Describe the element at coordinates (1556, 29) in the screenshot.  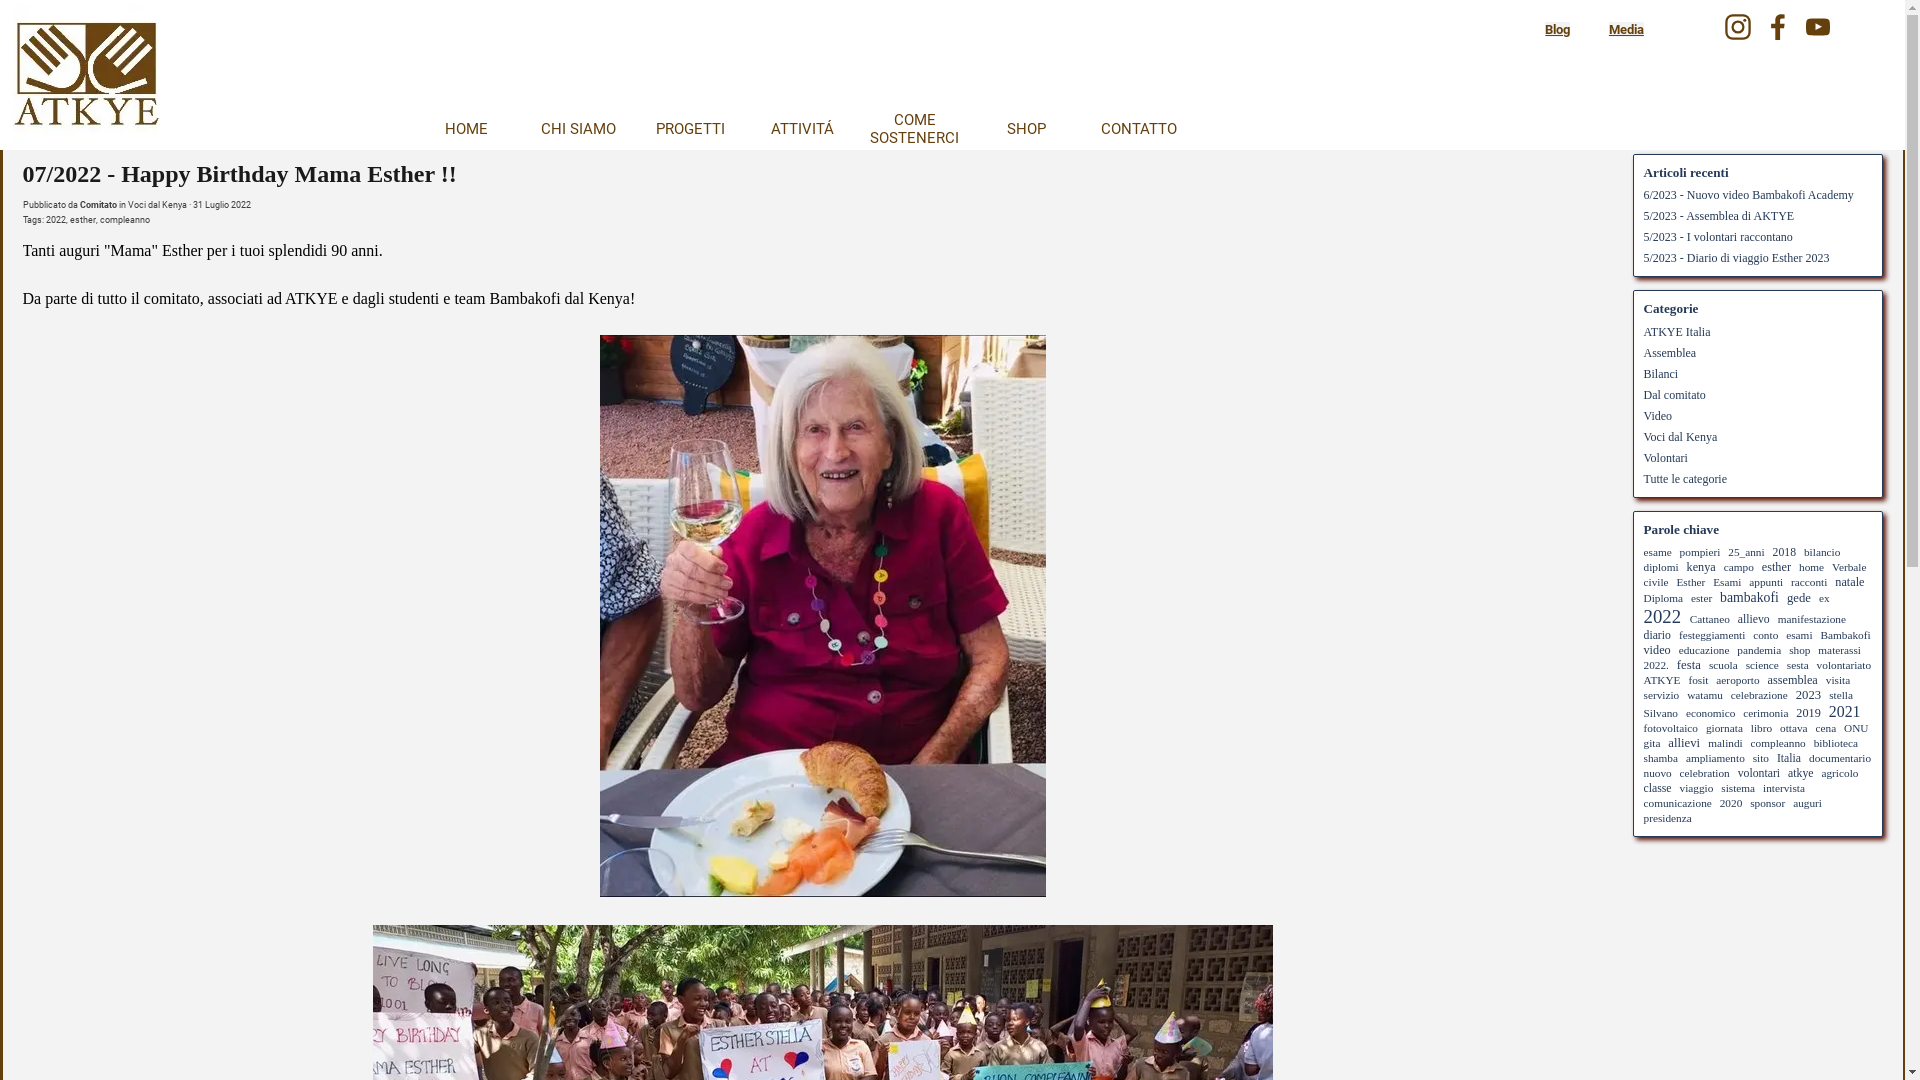
I see `'Blog'` at that location.